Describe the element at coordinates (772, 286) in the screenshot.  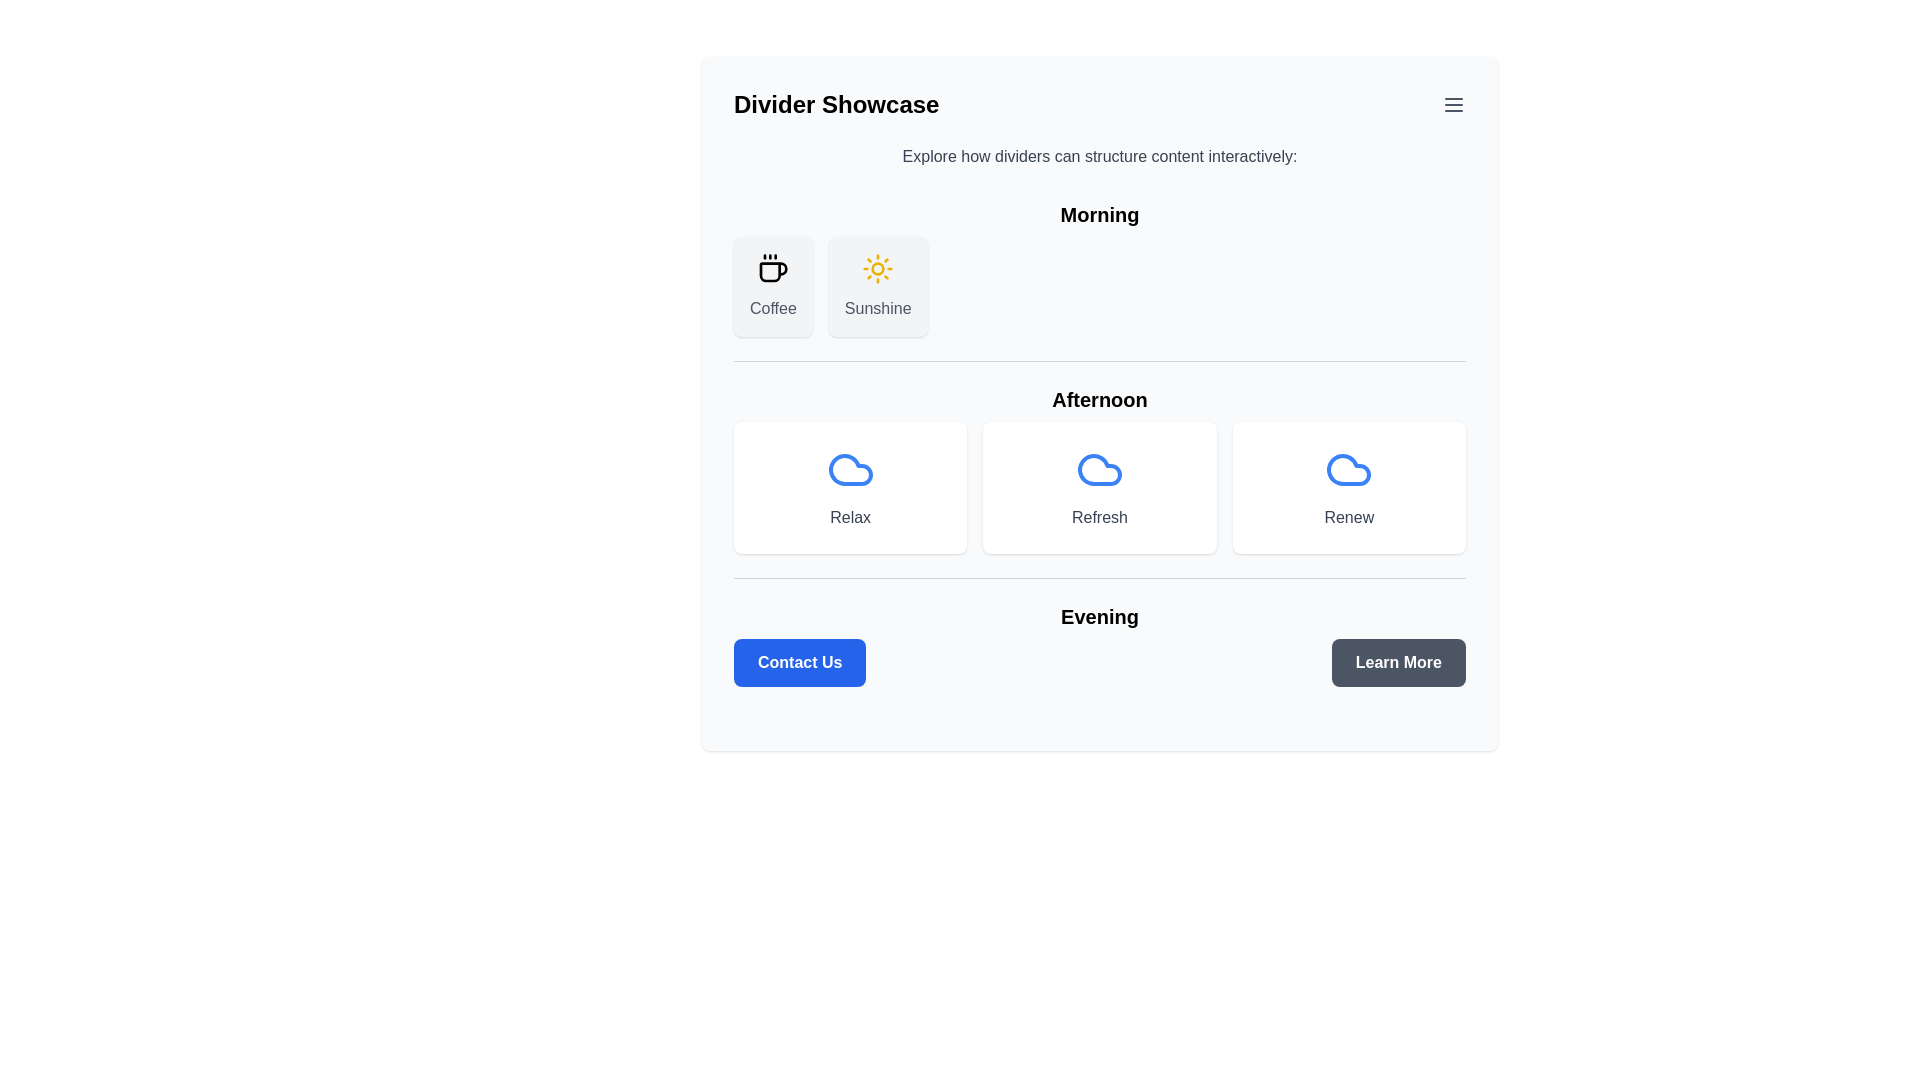
I see `the content of the 'Coffee' card, which is the first card in the 'Morning' section and provides informative content about coffee` at that location.